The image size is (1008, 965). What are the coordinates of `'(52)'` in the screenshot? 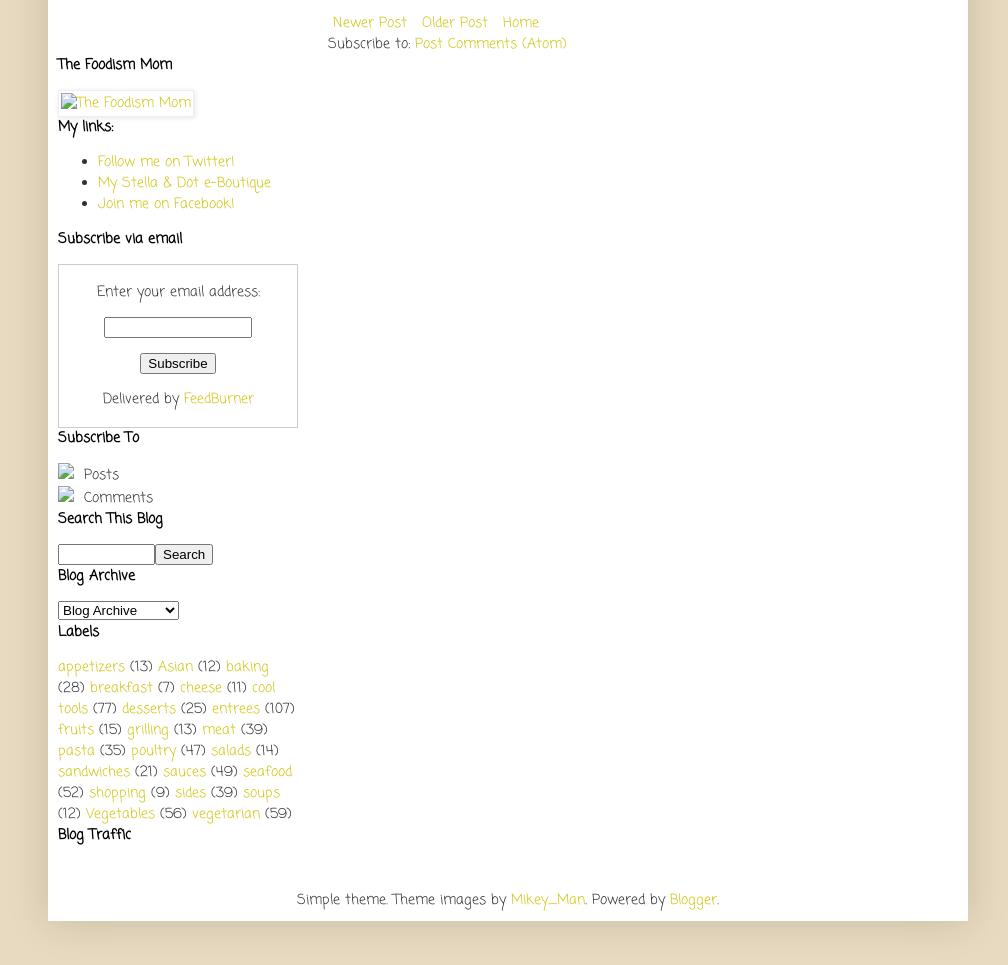 It's located at (70, 792).